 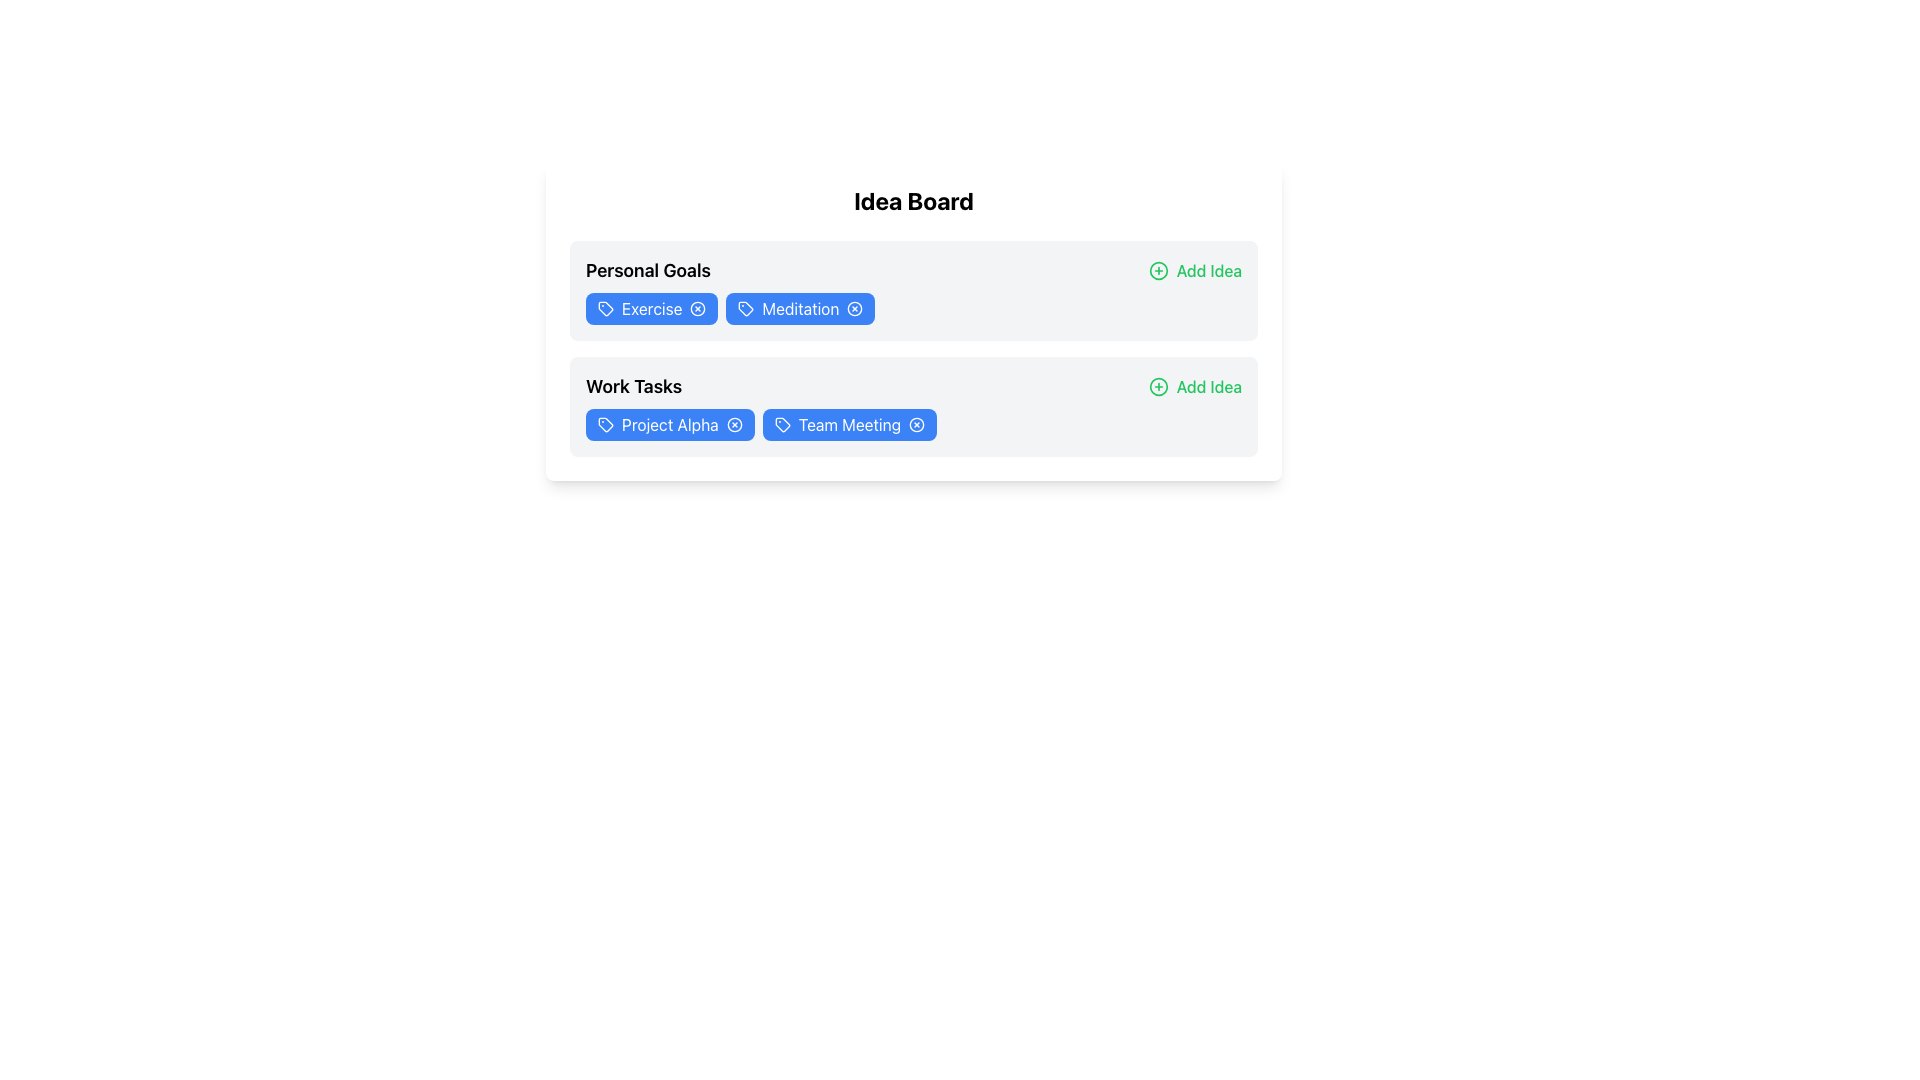 What do you see at coordinates (912, 423) in the screenshot?
I see `the second label or tag under the 'Work Tasks' header in the 'Idea Board' section` at bounding box center [912, 423].